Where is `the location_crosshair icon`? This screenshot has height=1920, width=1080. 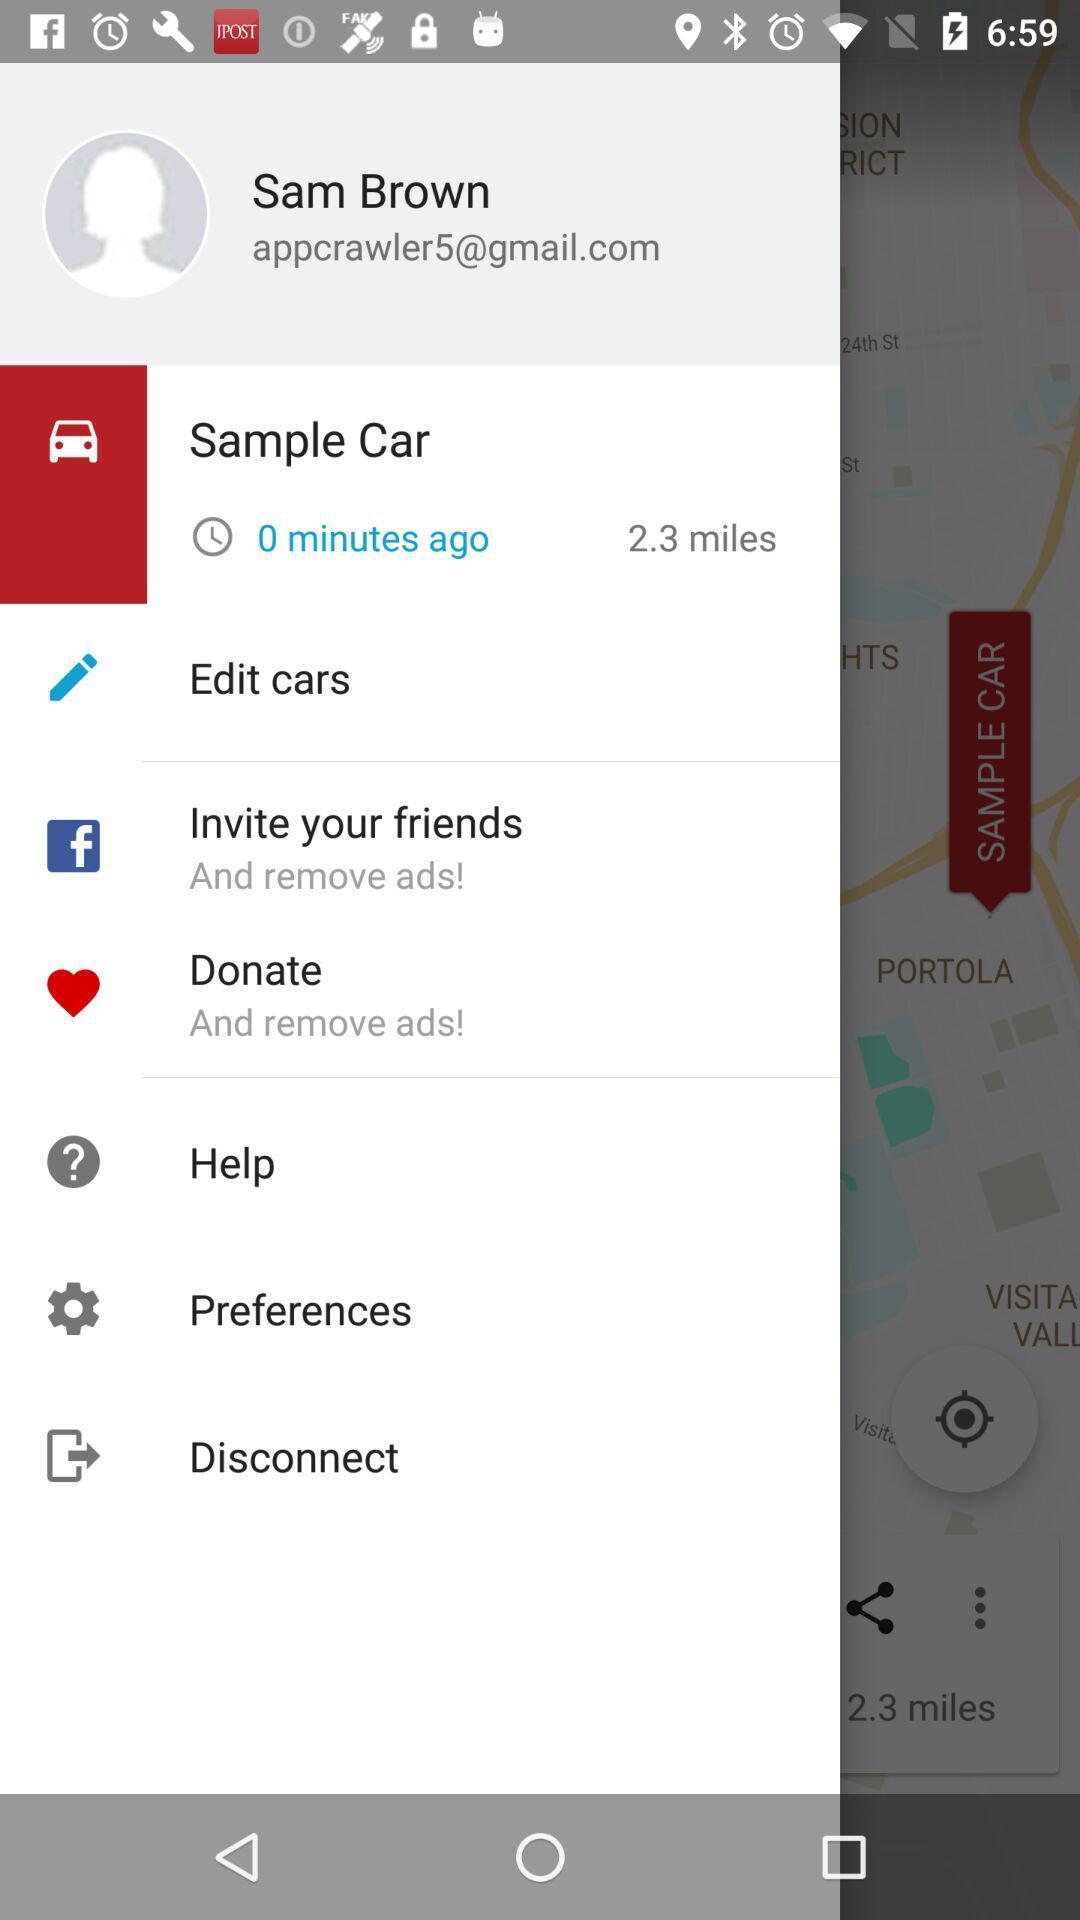
the location_crosshair icon is located at coordinates (963, 1418).